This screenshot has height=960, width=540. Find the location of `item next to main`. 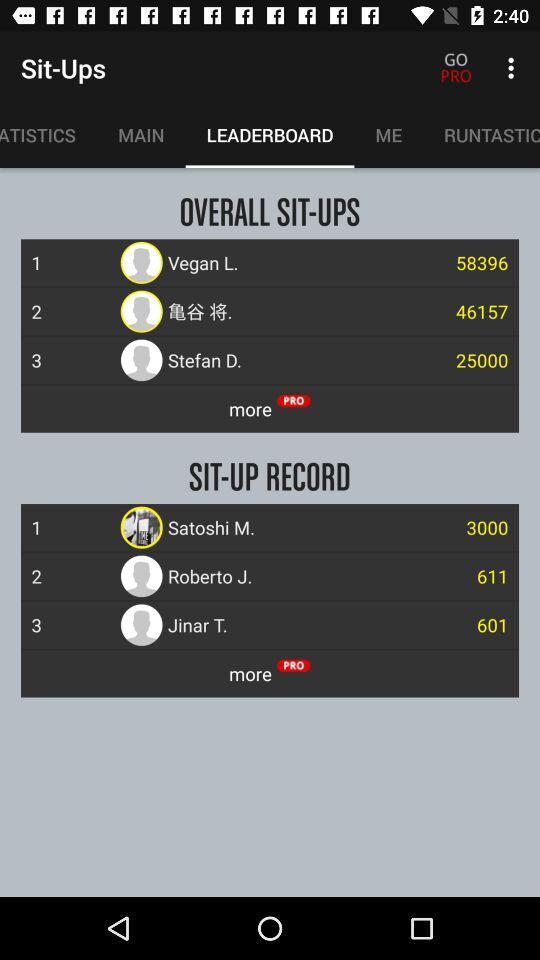

item next to main is located at coordinates (48, 134).